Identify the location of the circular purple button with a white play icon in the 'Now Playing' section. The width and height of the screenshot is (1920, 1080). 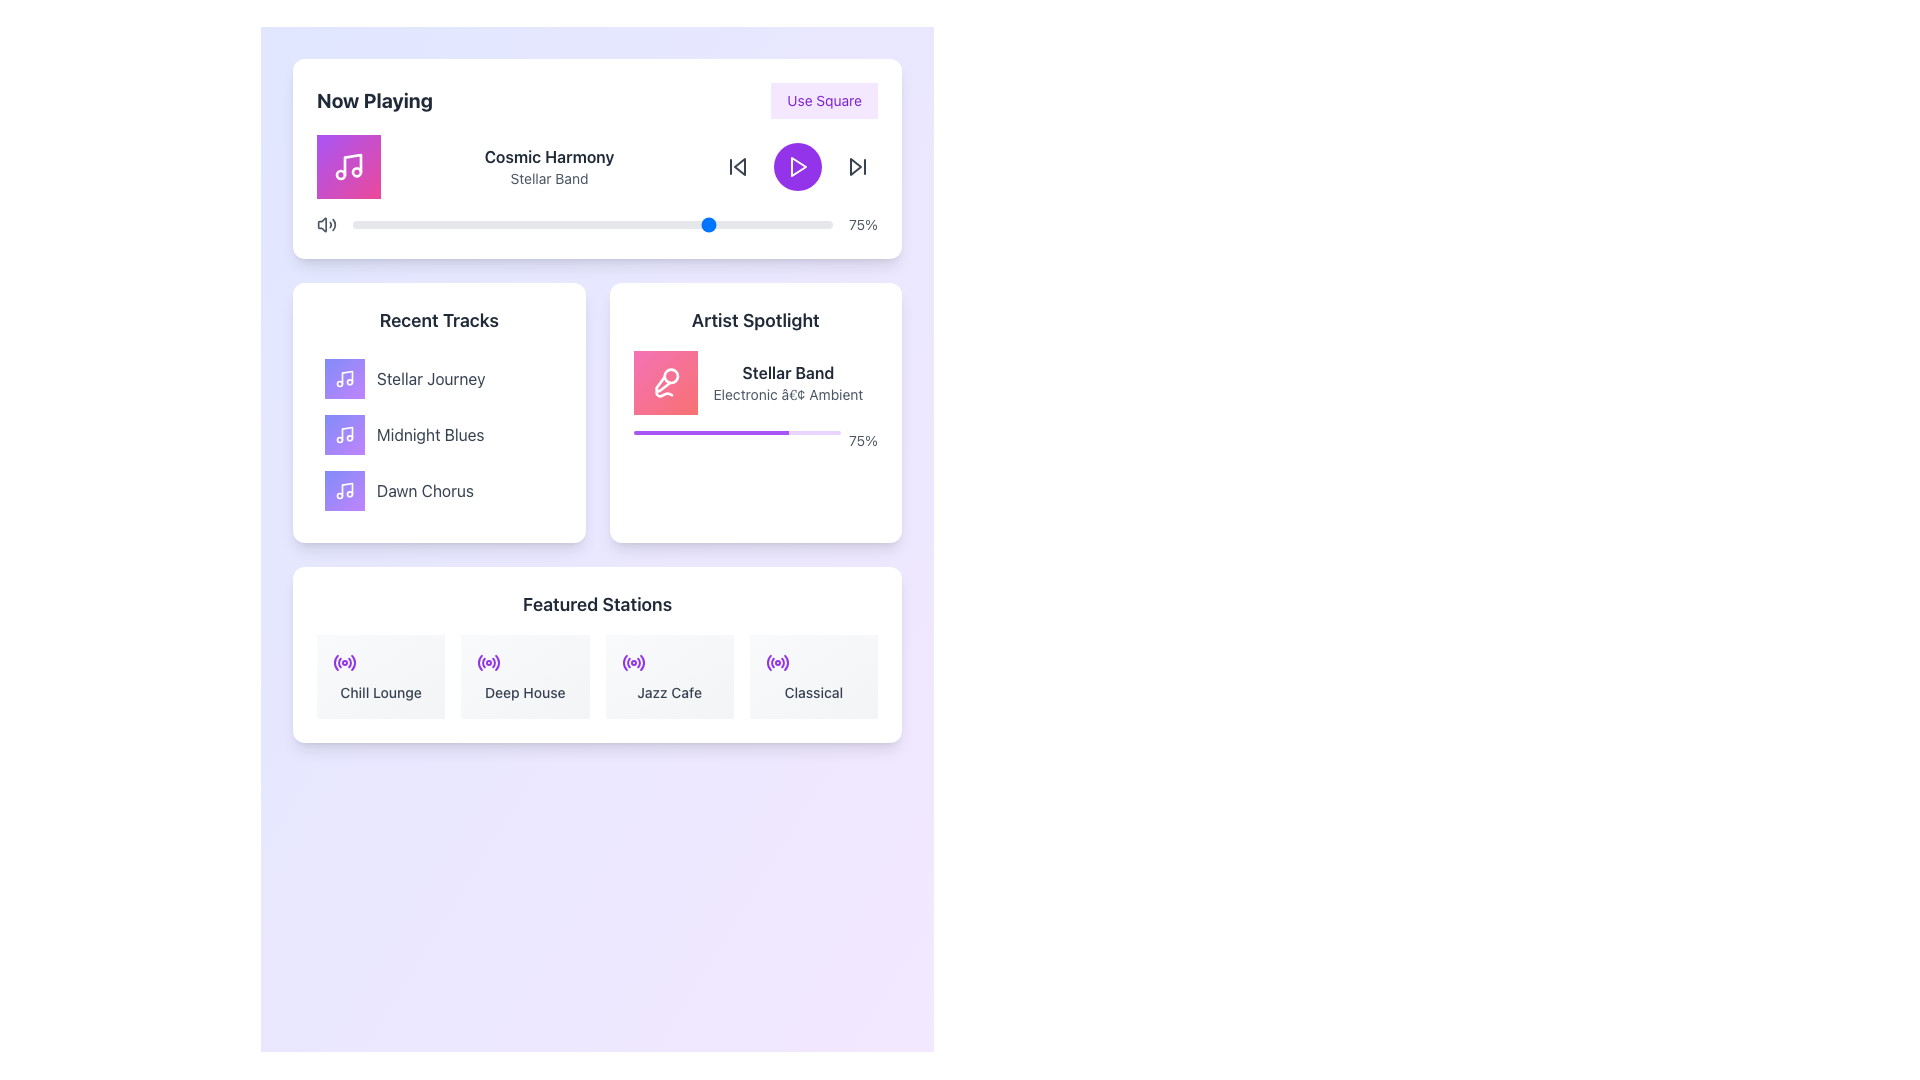
(796, 165).